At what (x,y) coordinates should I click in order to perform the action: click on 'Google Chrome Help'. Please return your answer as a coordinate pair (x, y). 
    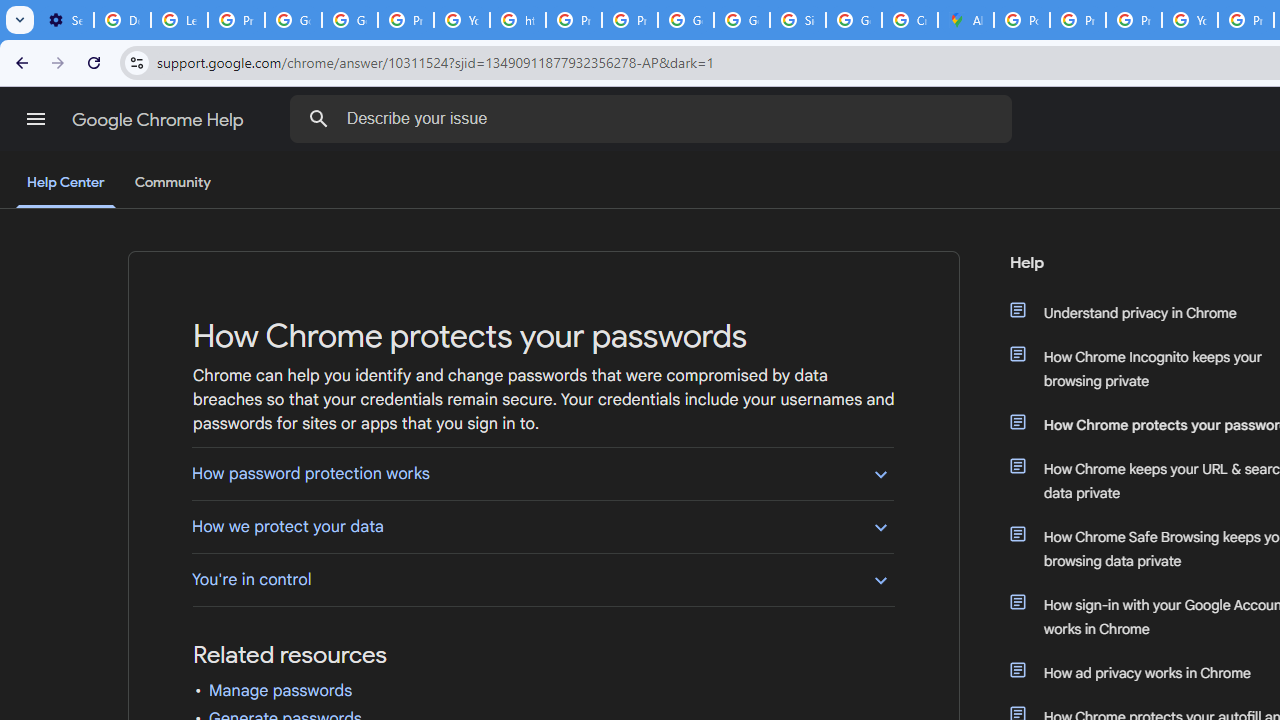
    Looking at the image, I should click on (160, 119).